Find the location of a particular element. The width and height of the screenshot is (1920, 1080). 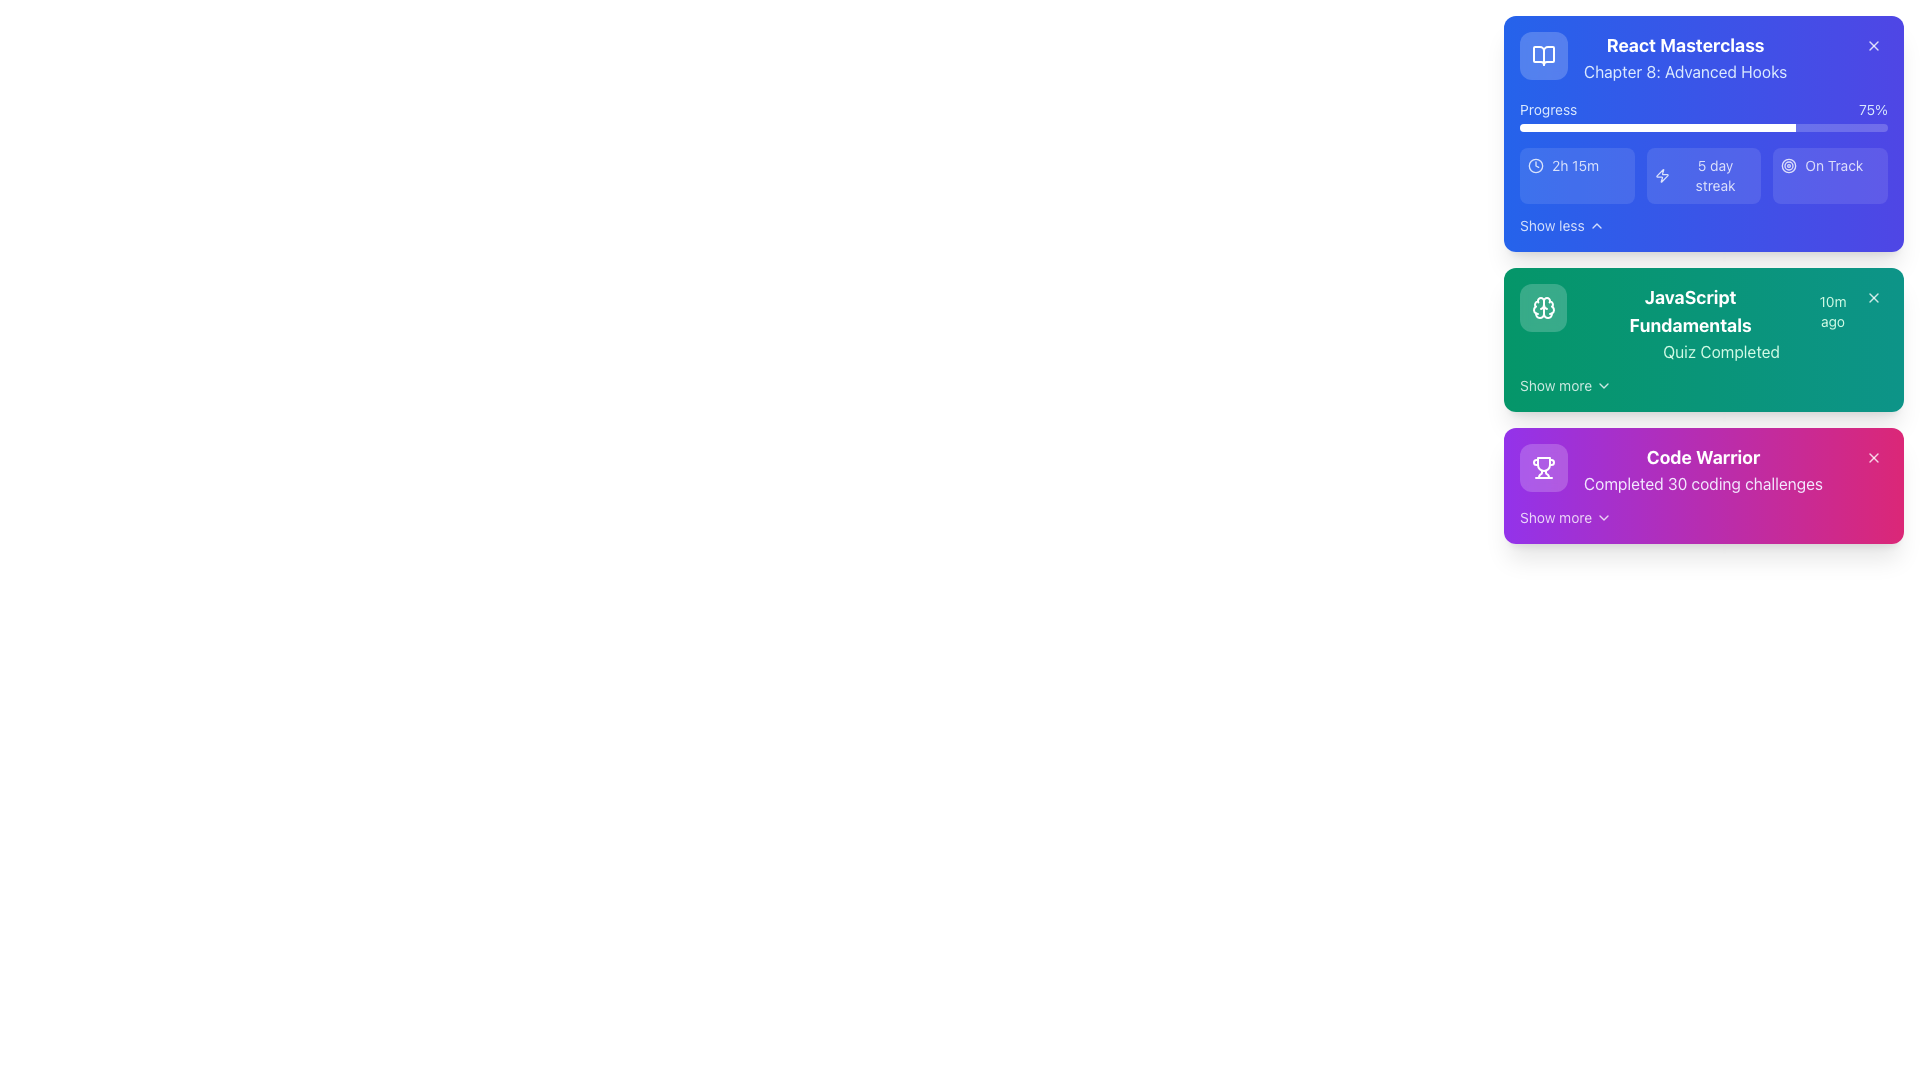

text content of the small text label displaying the time duration '2h 15m', which is located to the right of a clock icon within a blue card labeled 'React Masterclass' is located at coordinates (1574, 164).